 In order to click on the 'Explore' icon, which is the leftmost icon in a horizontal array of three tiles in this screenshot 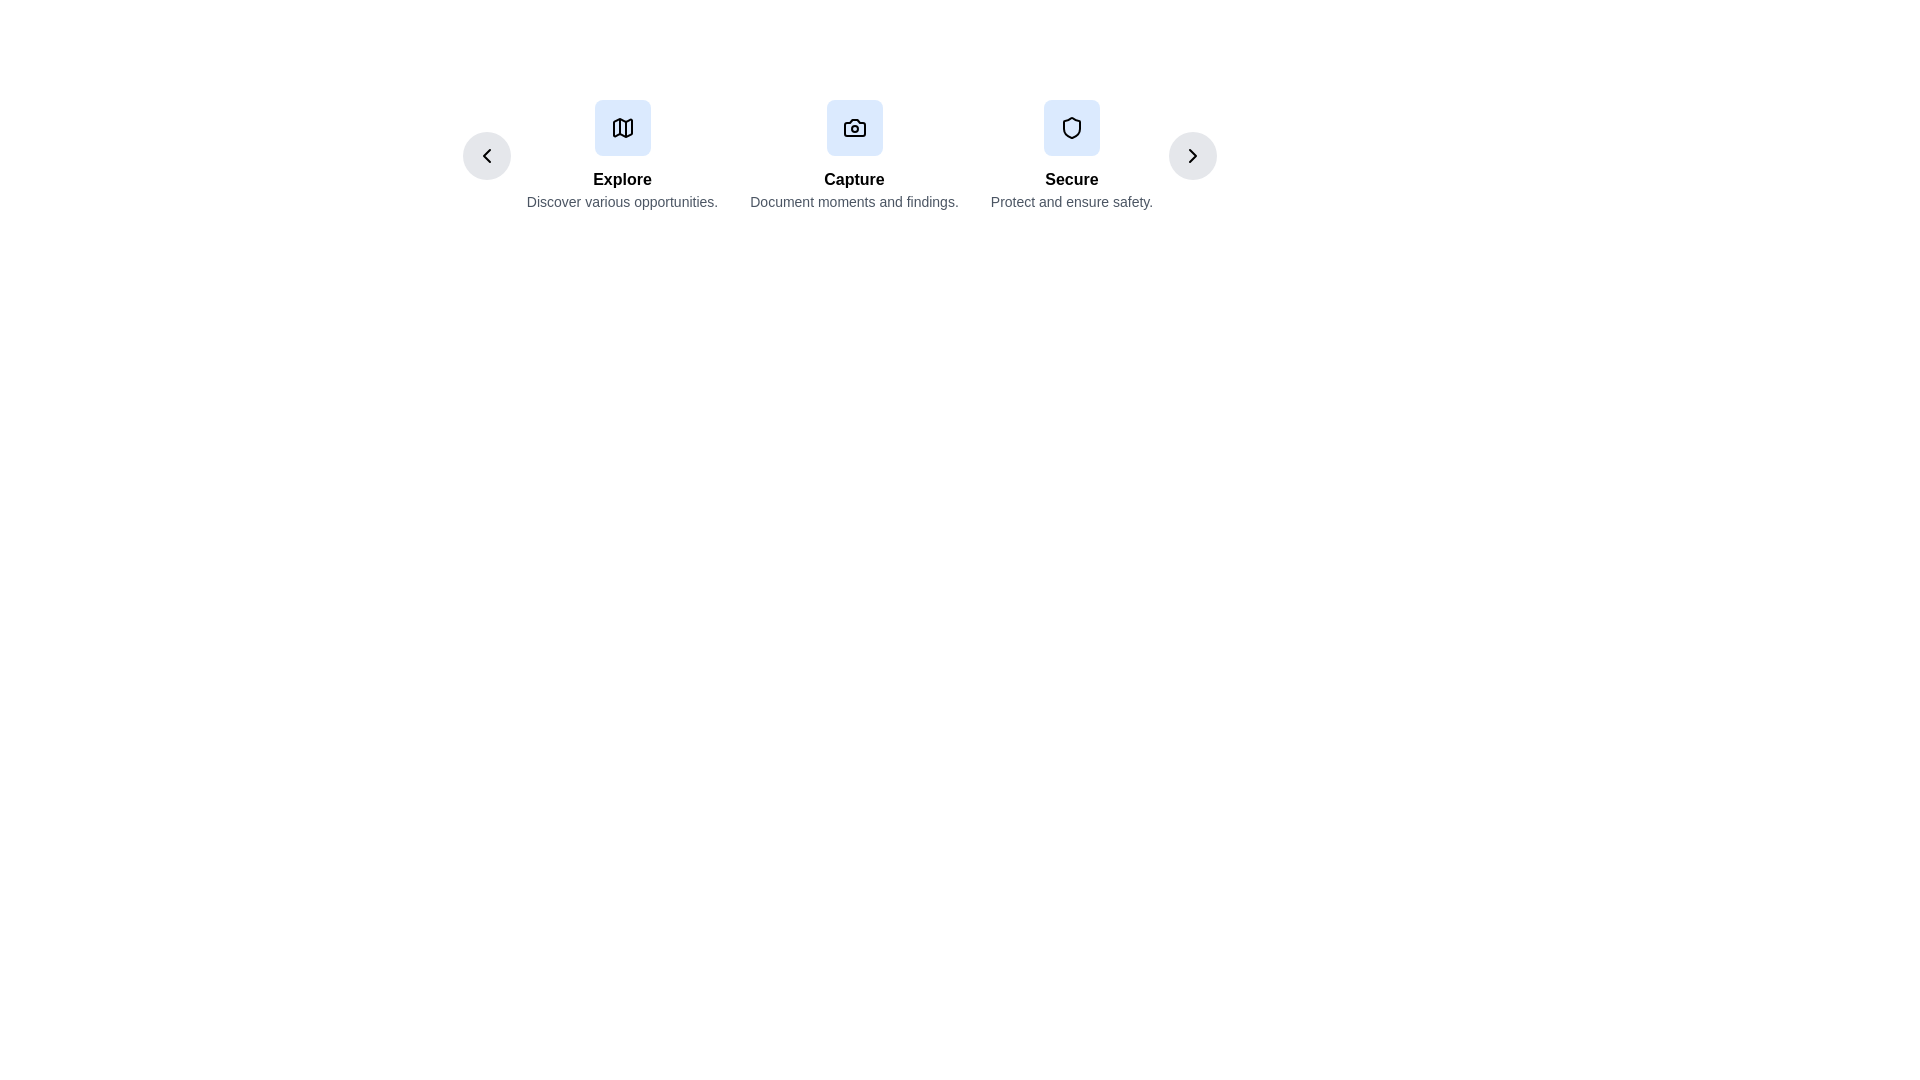, I will do `click(621, 127)`.